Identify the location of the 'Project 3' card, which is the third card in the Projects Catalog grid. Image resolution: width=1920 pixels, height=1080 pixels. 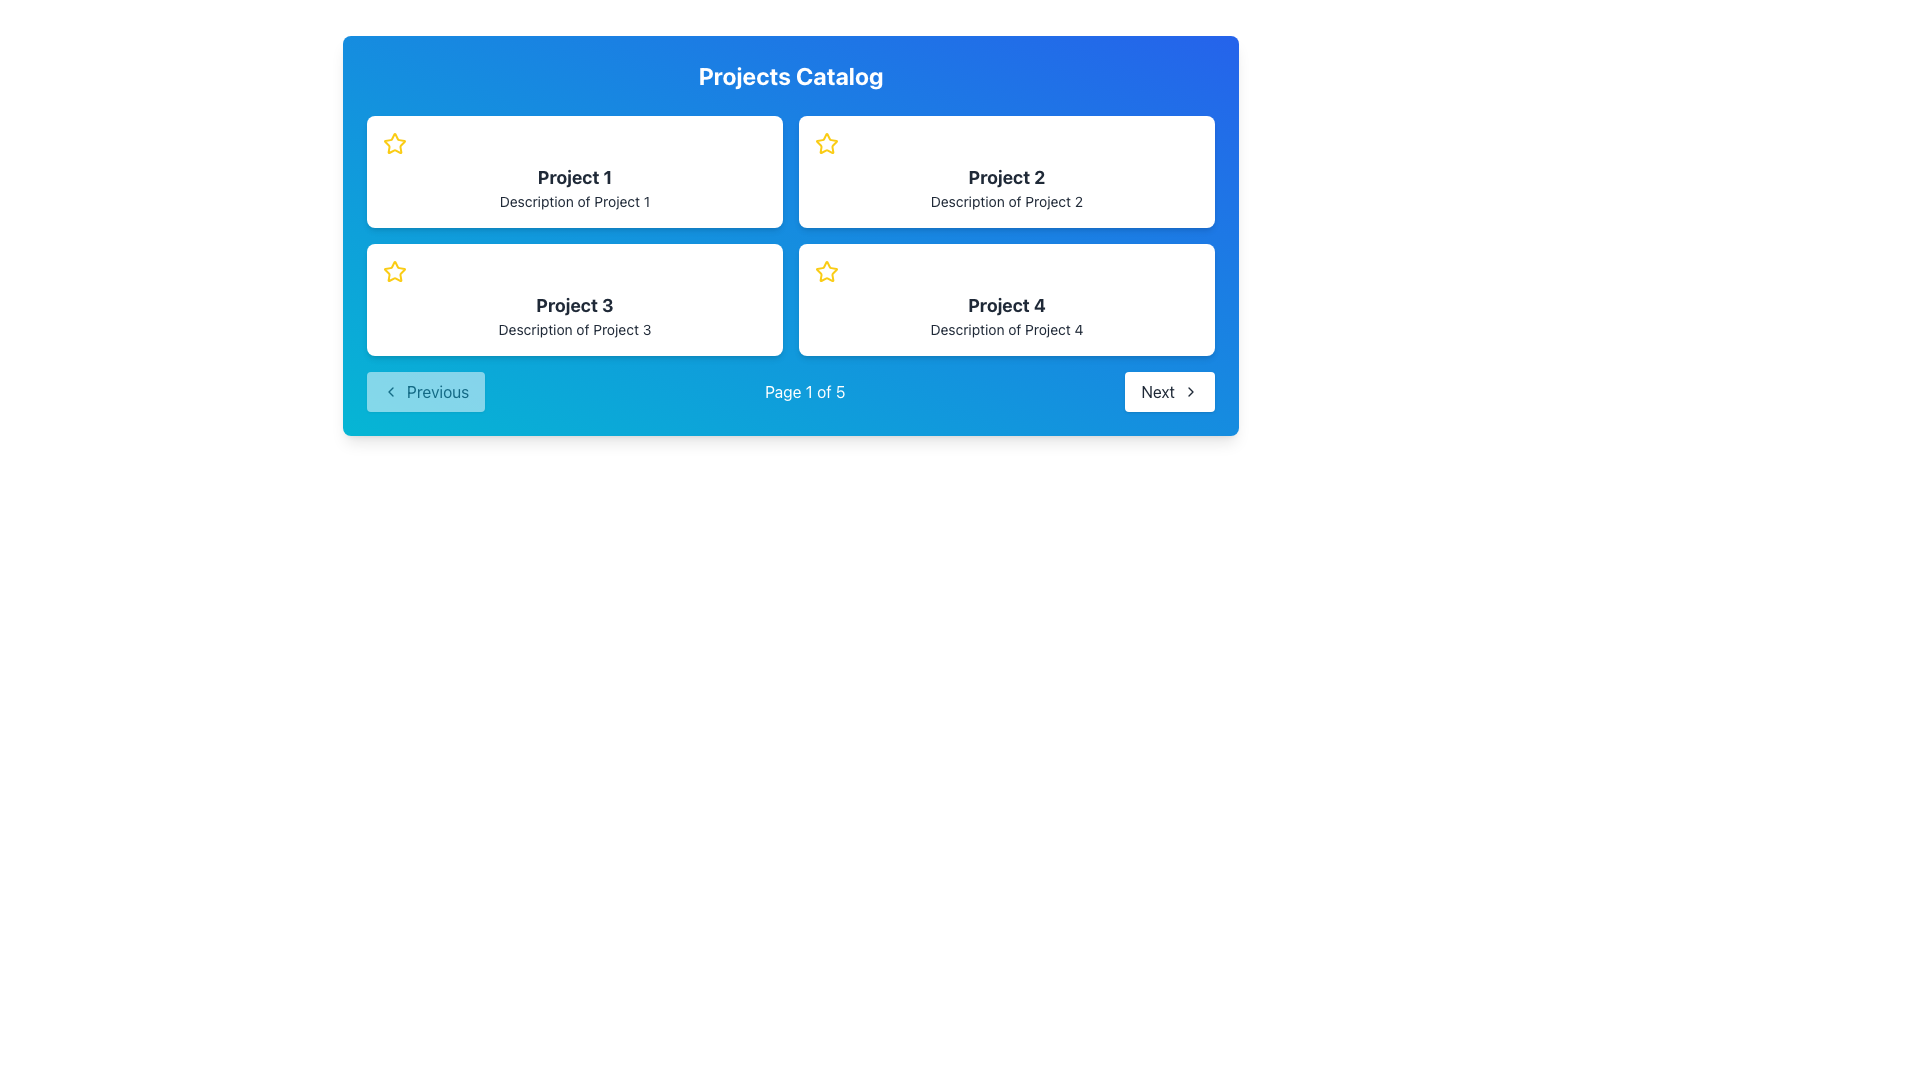
(574, 300).